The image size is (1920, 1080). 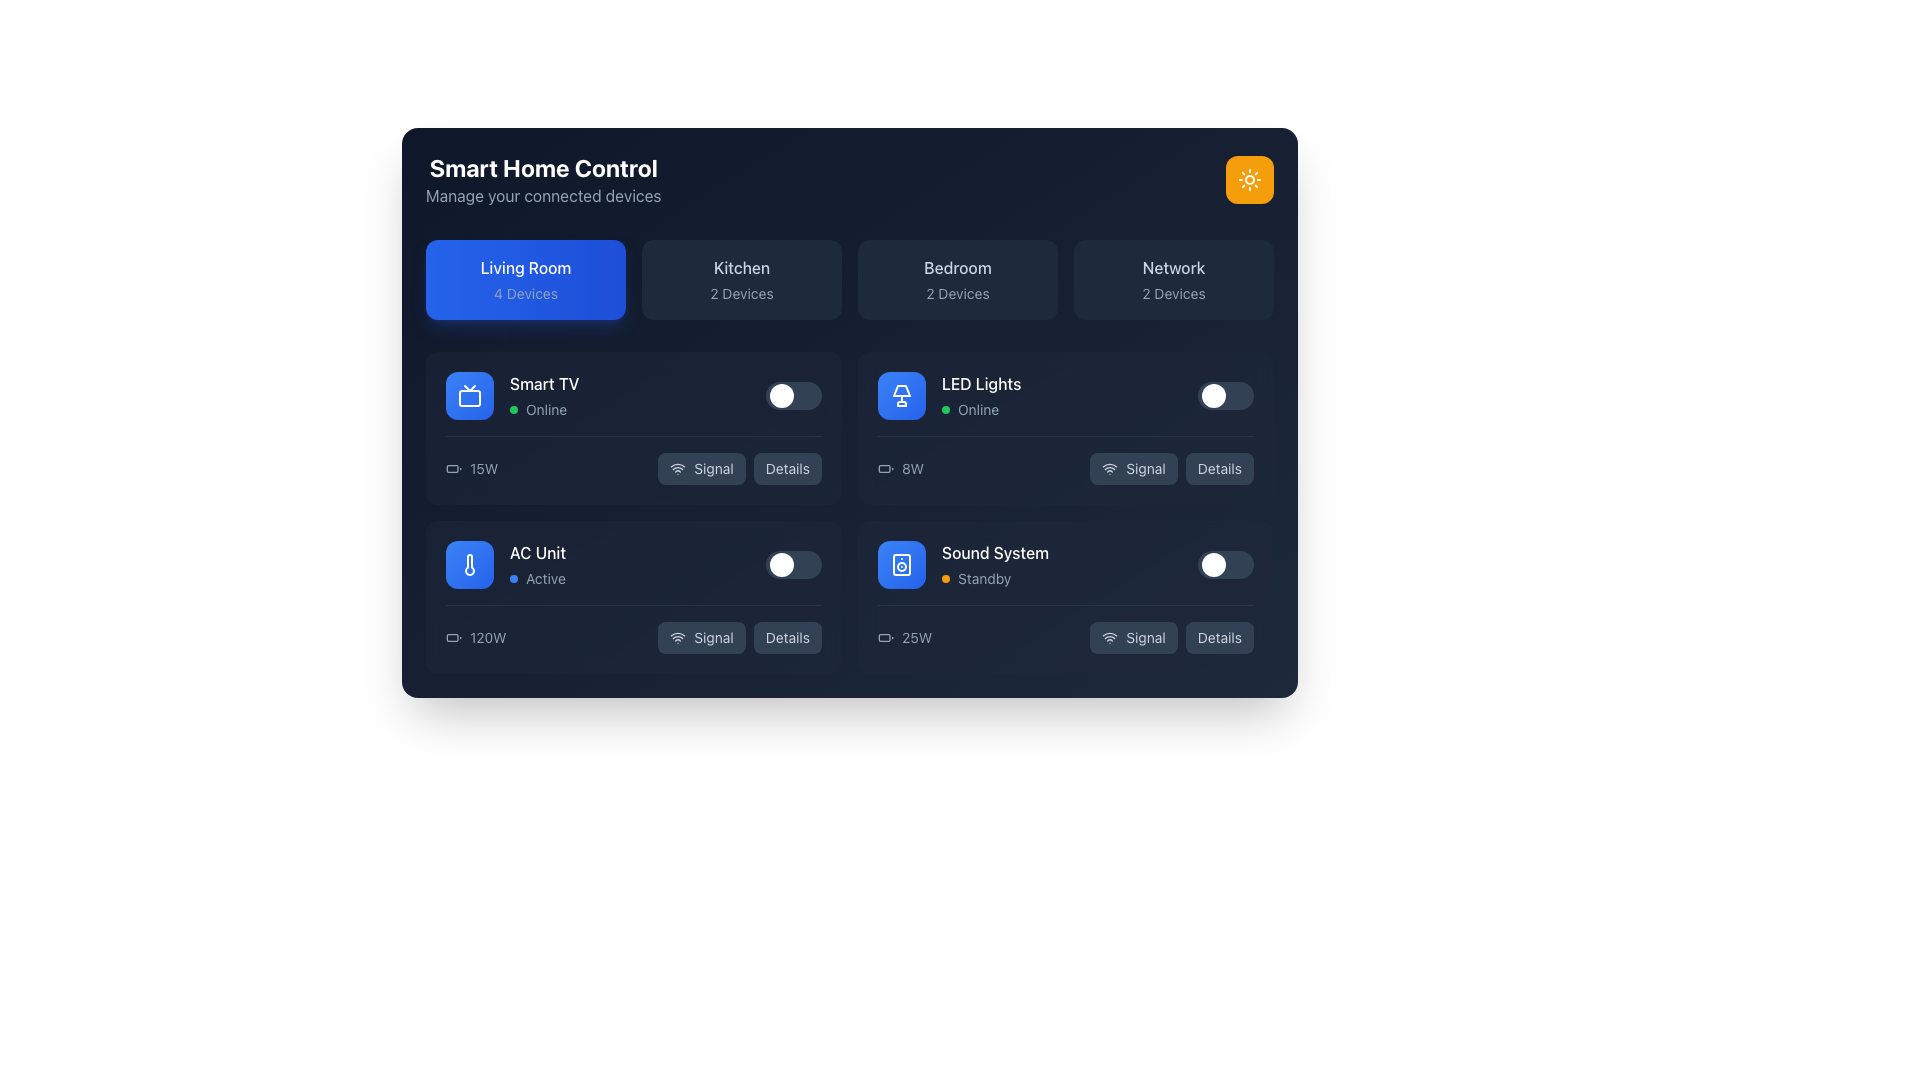 What do you see at coordinates (543, 196) in the screenshot?
I see `the text label that reads 'Manage your connected devices.', which is styled in light gray and located directly below the 'Smart Home Control' title` at bounding box center [543, 196].